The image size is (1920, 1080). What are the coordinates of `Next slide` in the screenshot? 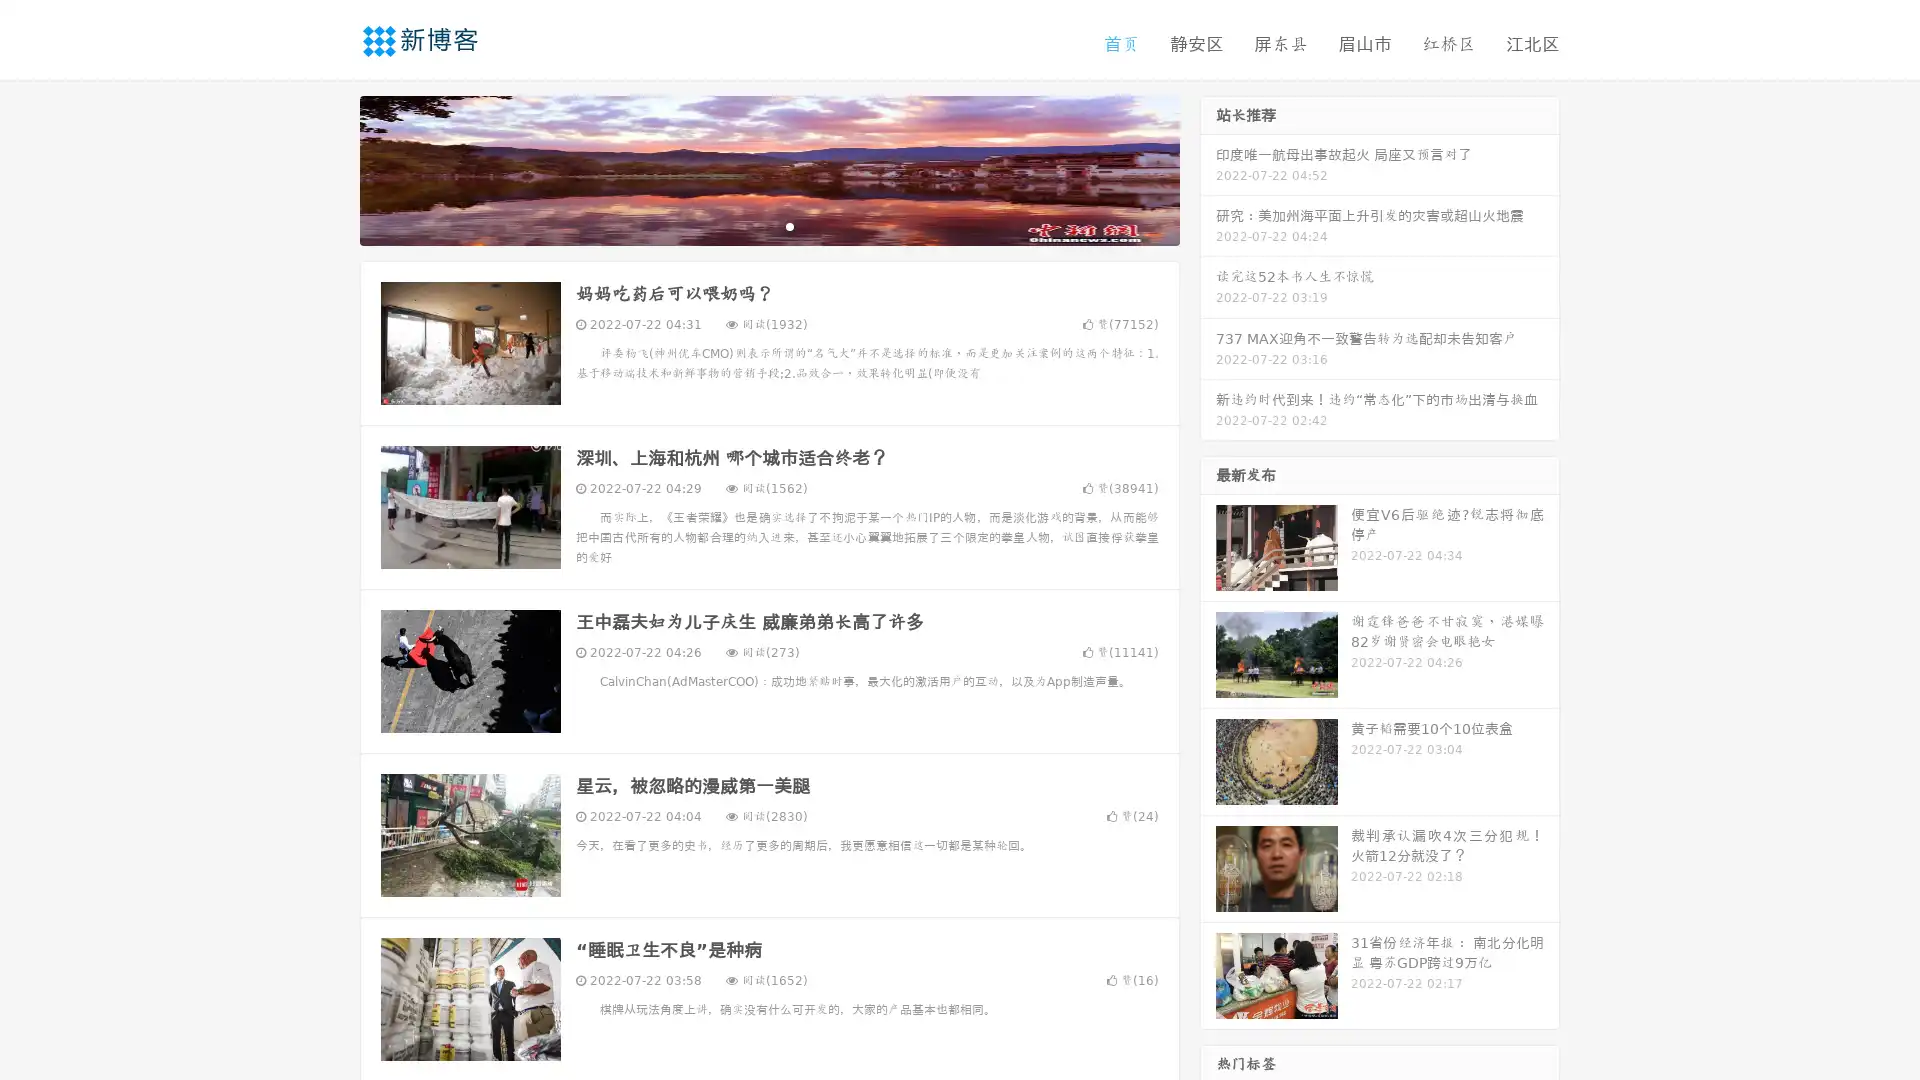 It's located at (1208, 168).